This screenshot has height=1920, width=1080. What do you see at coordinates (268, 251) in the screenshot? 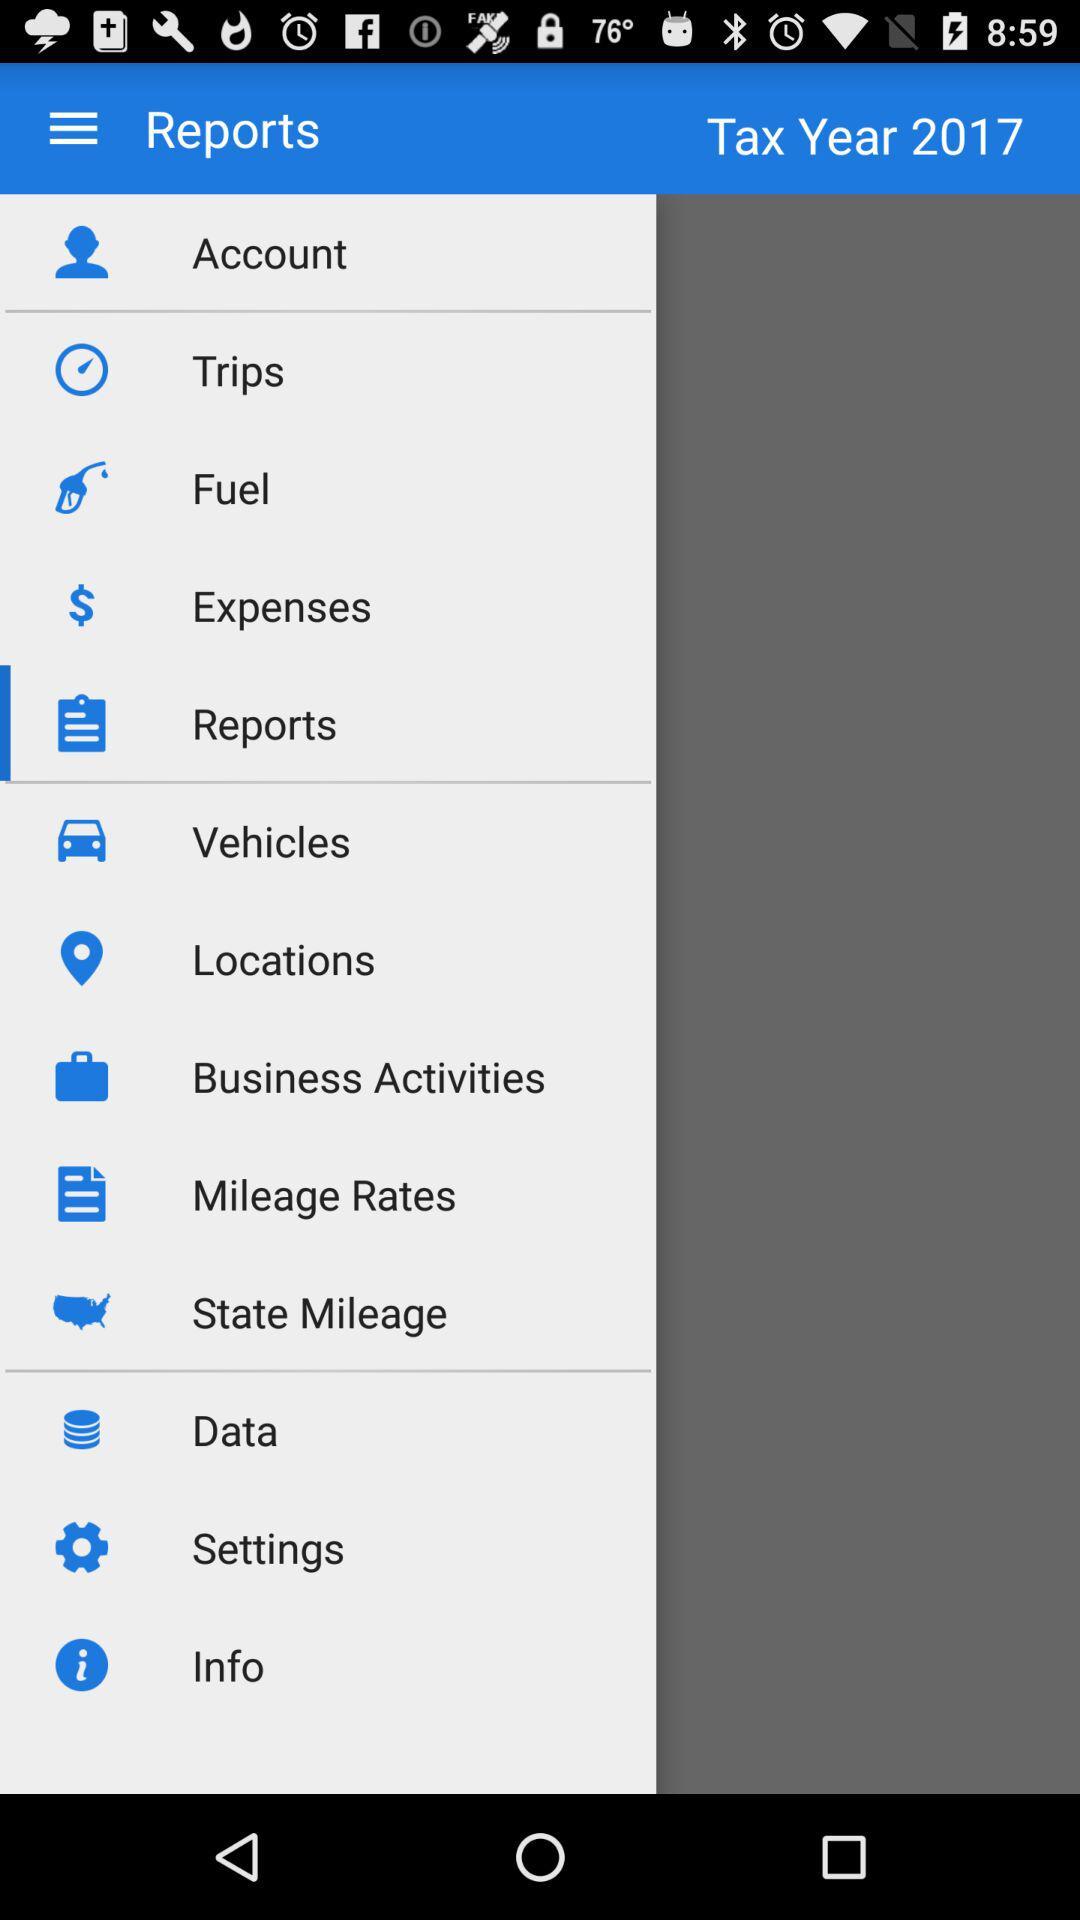
I see `the account icon` at bounding box center [268, 251].